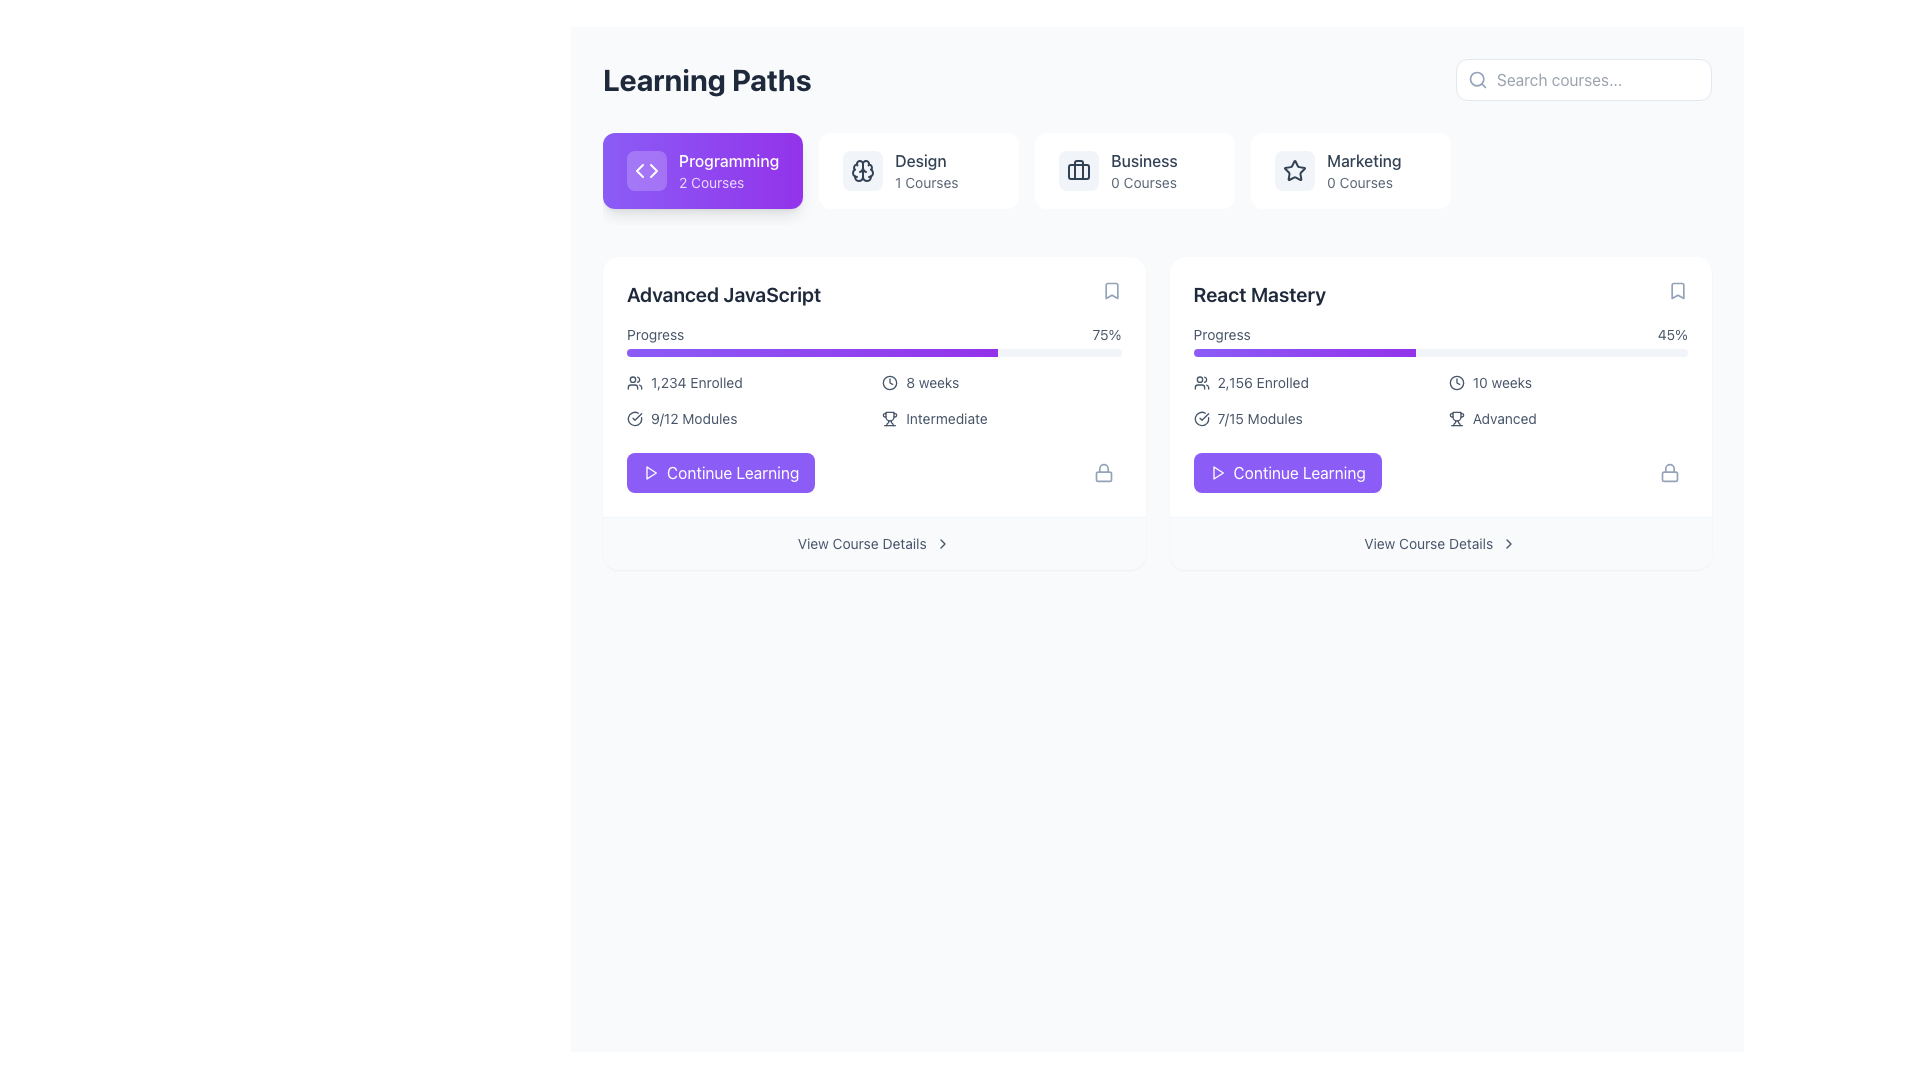  I want to click on the 'Programming' title element located in the top-left segment of the interface, which is part of a purple clickable block labeled 'Programming 2 Courses', so click(728, 160).